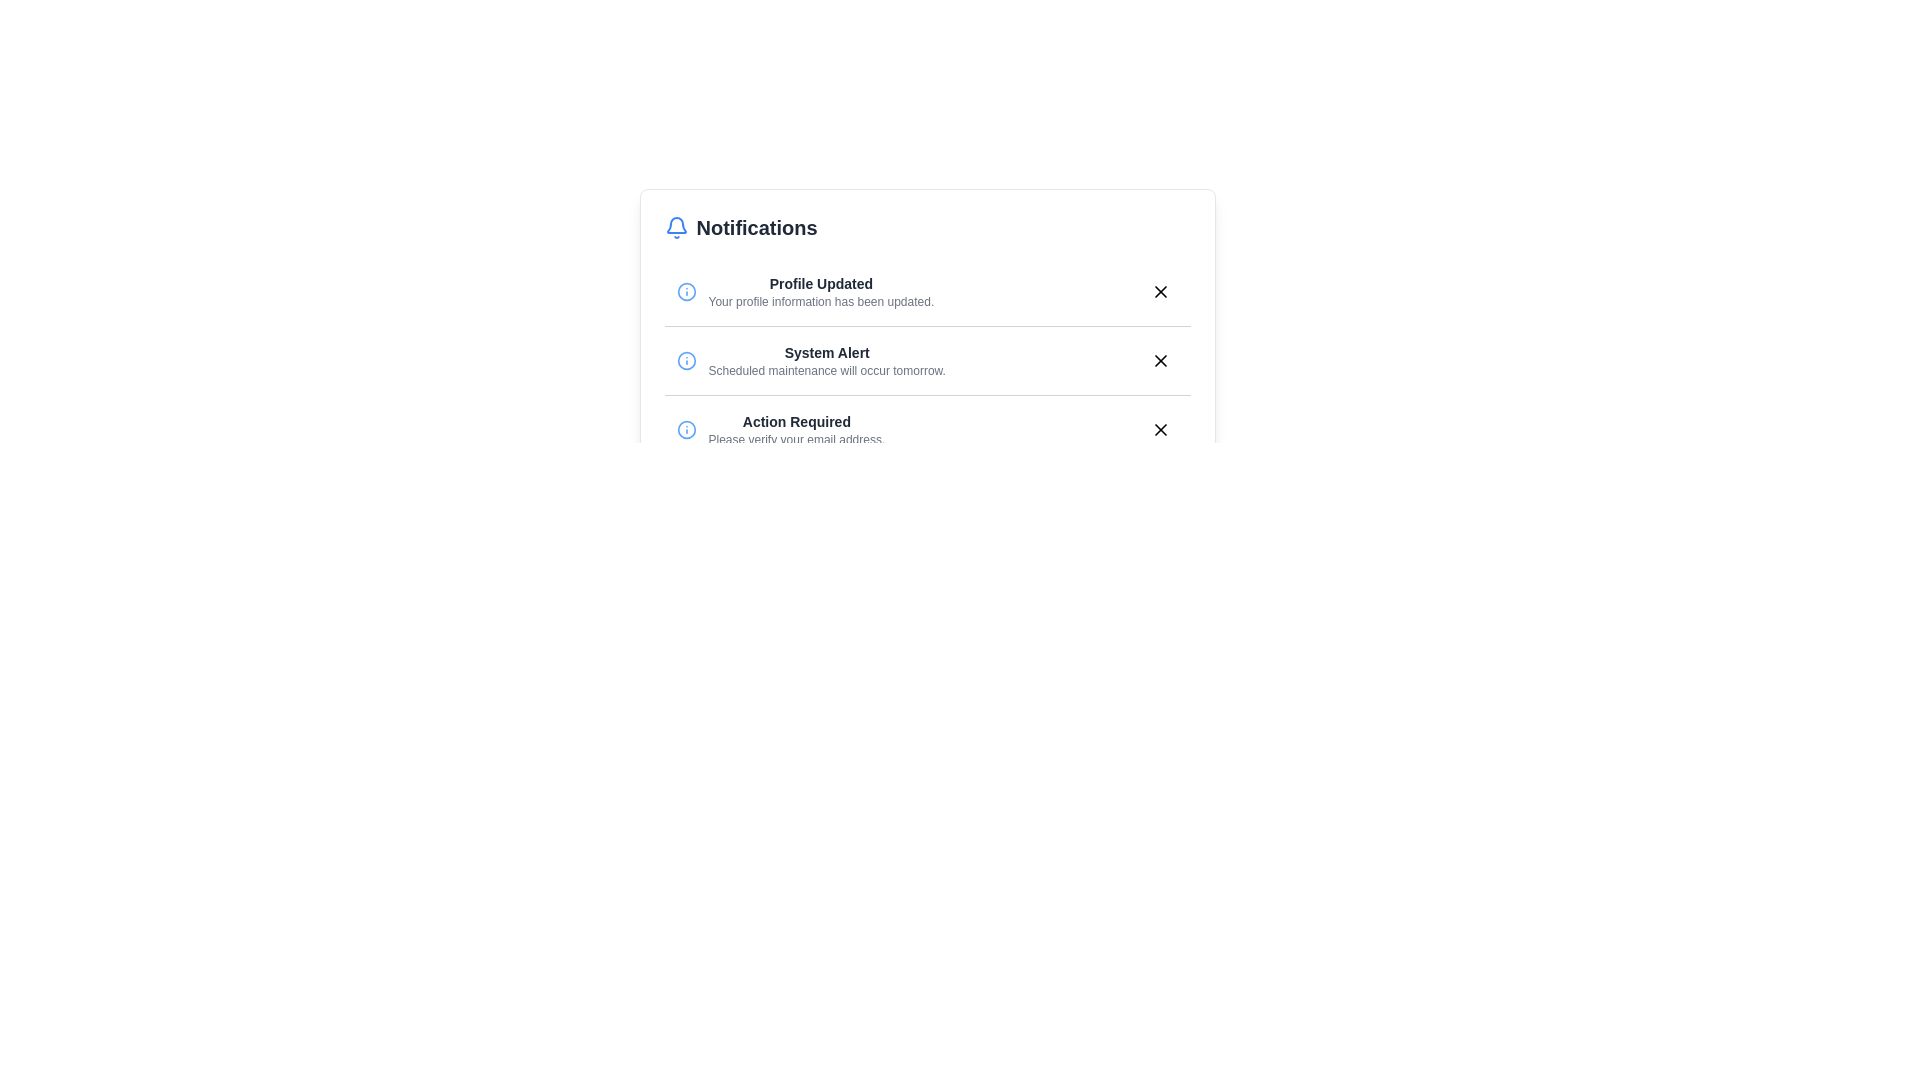  I want to click on the notification text prompting the user to verify their email address, which is the third item in the Notifications list, so click(795, 428).